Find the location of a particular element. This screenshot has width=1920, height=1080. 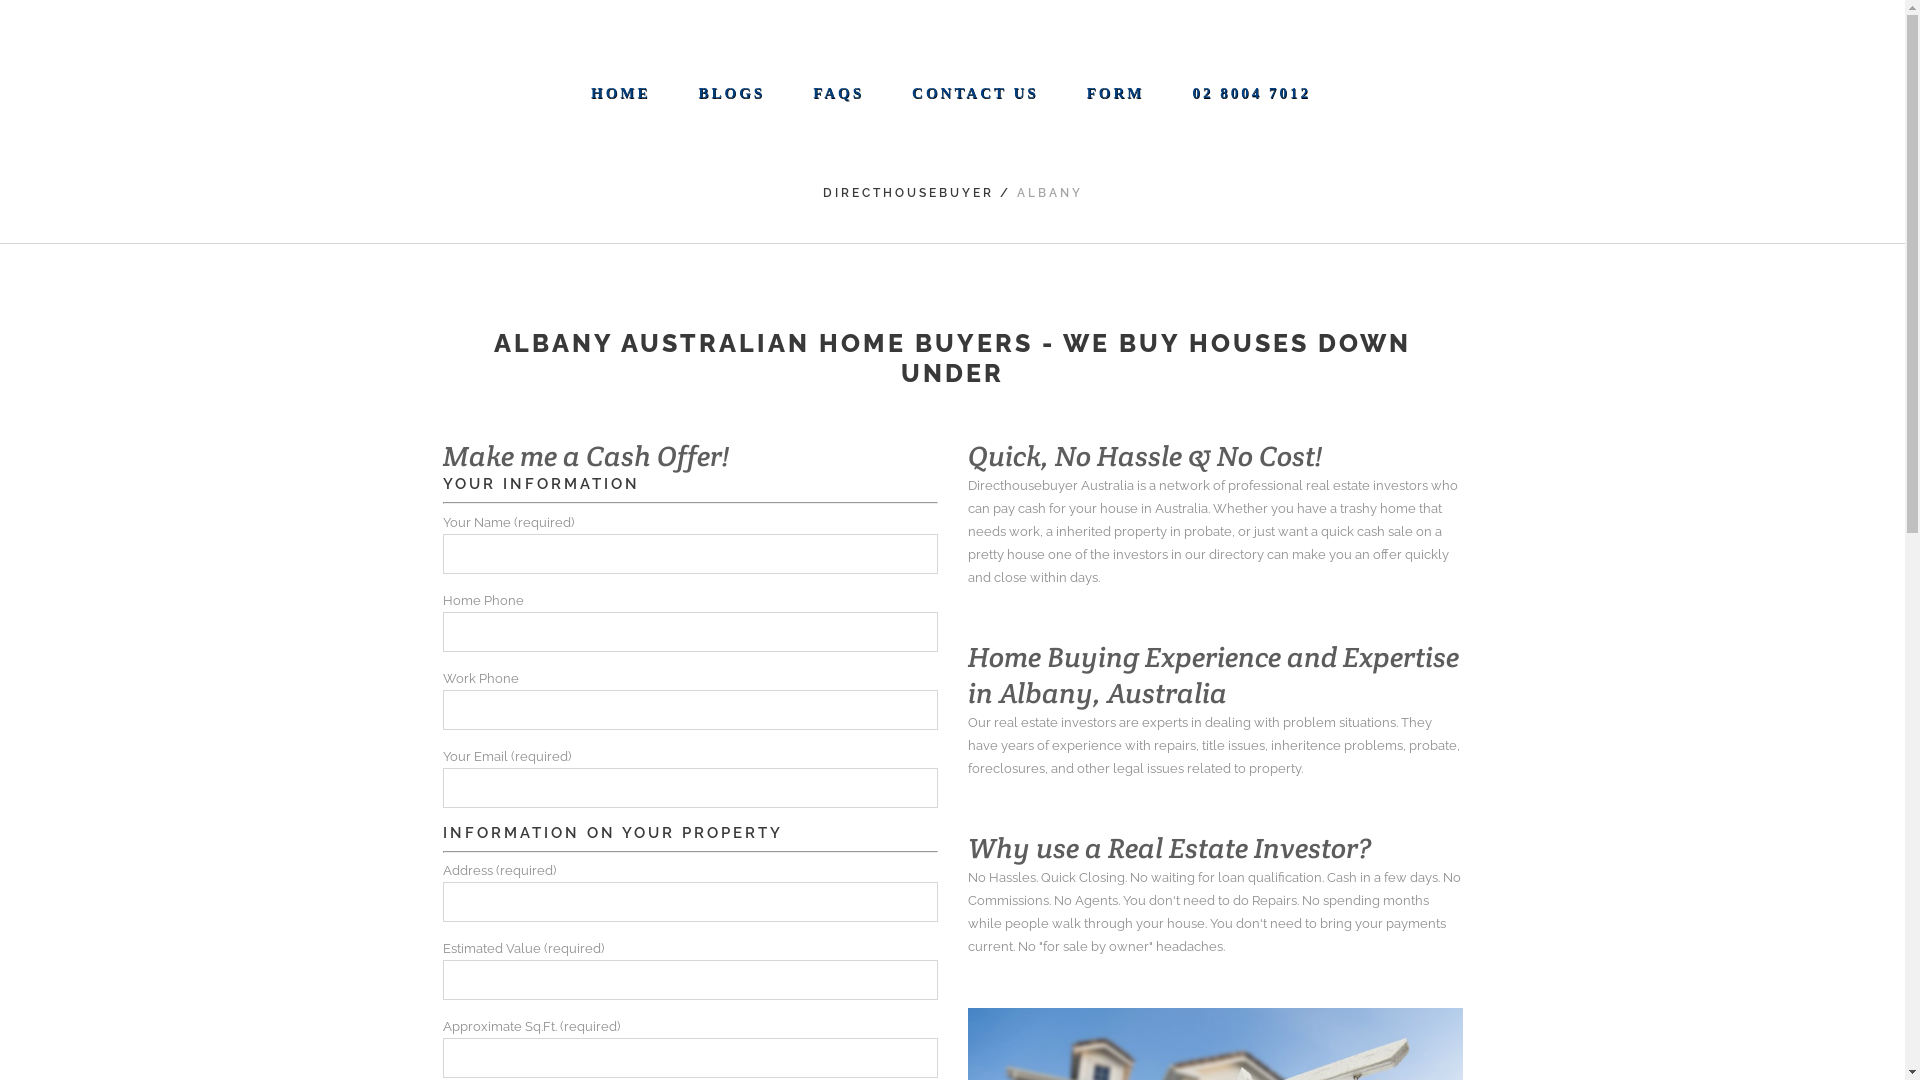

'DIRECTHOUSEBUYER' is located at coordinates (821, 192).